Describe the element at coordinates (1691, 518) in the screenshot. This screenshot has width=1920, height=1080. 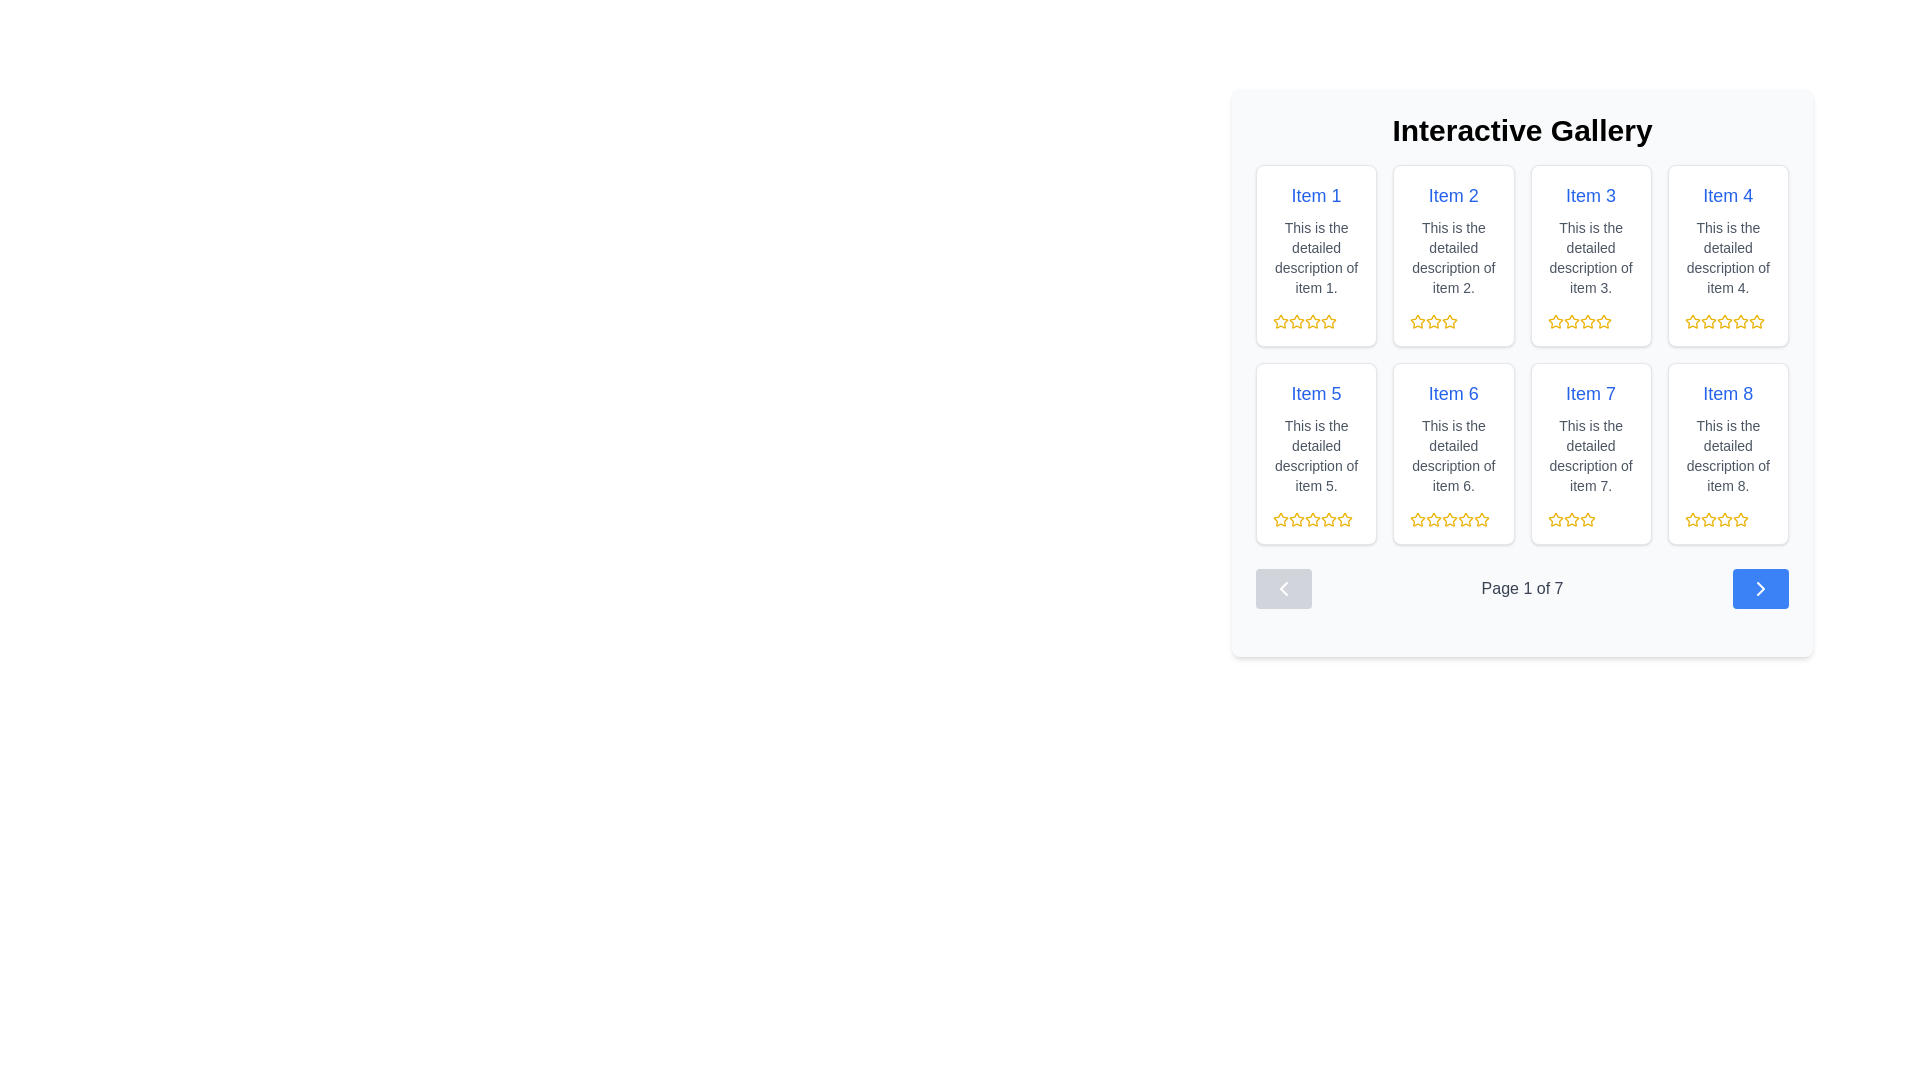
I see `the first yellow star-shaped rating icon in the rating section of the card labeled 'Item 8'` at that location.